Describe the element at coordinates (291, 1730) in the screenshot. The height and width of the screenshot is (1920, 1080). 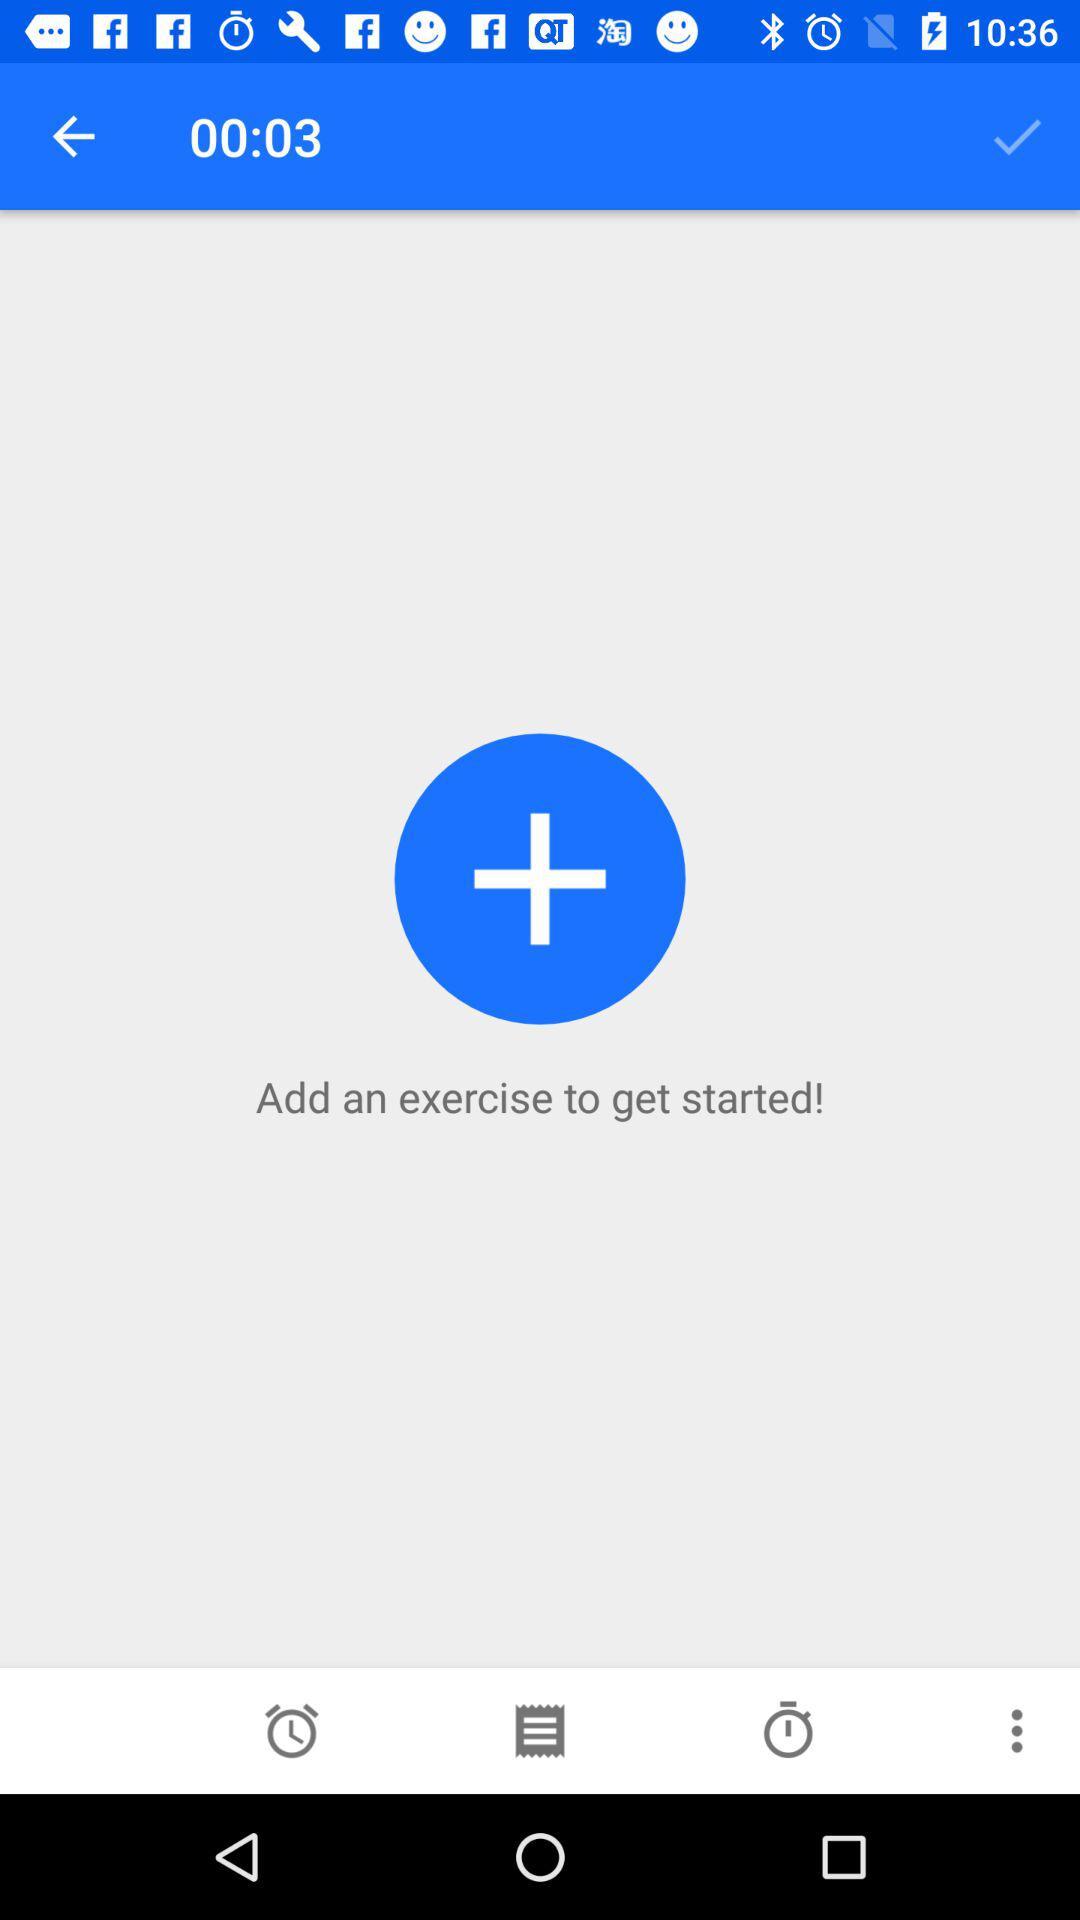
I see `icon at the bottom left corner` at that location.